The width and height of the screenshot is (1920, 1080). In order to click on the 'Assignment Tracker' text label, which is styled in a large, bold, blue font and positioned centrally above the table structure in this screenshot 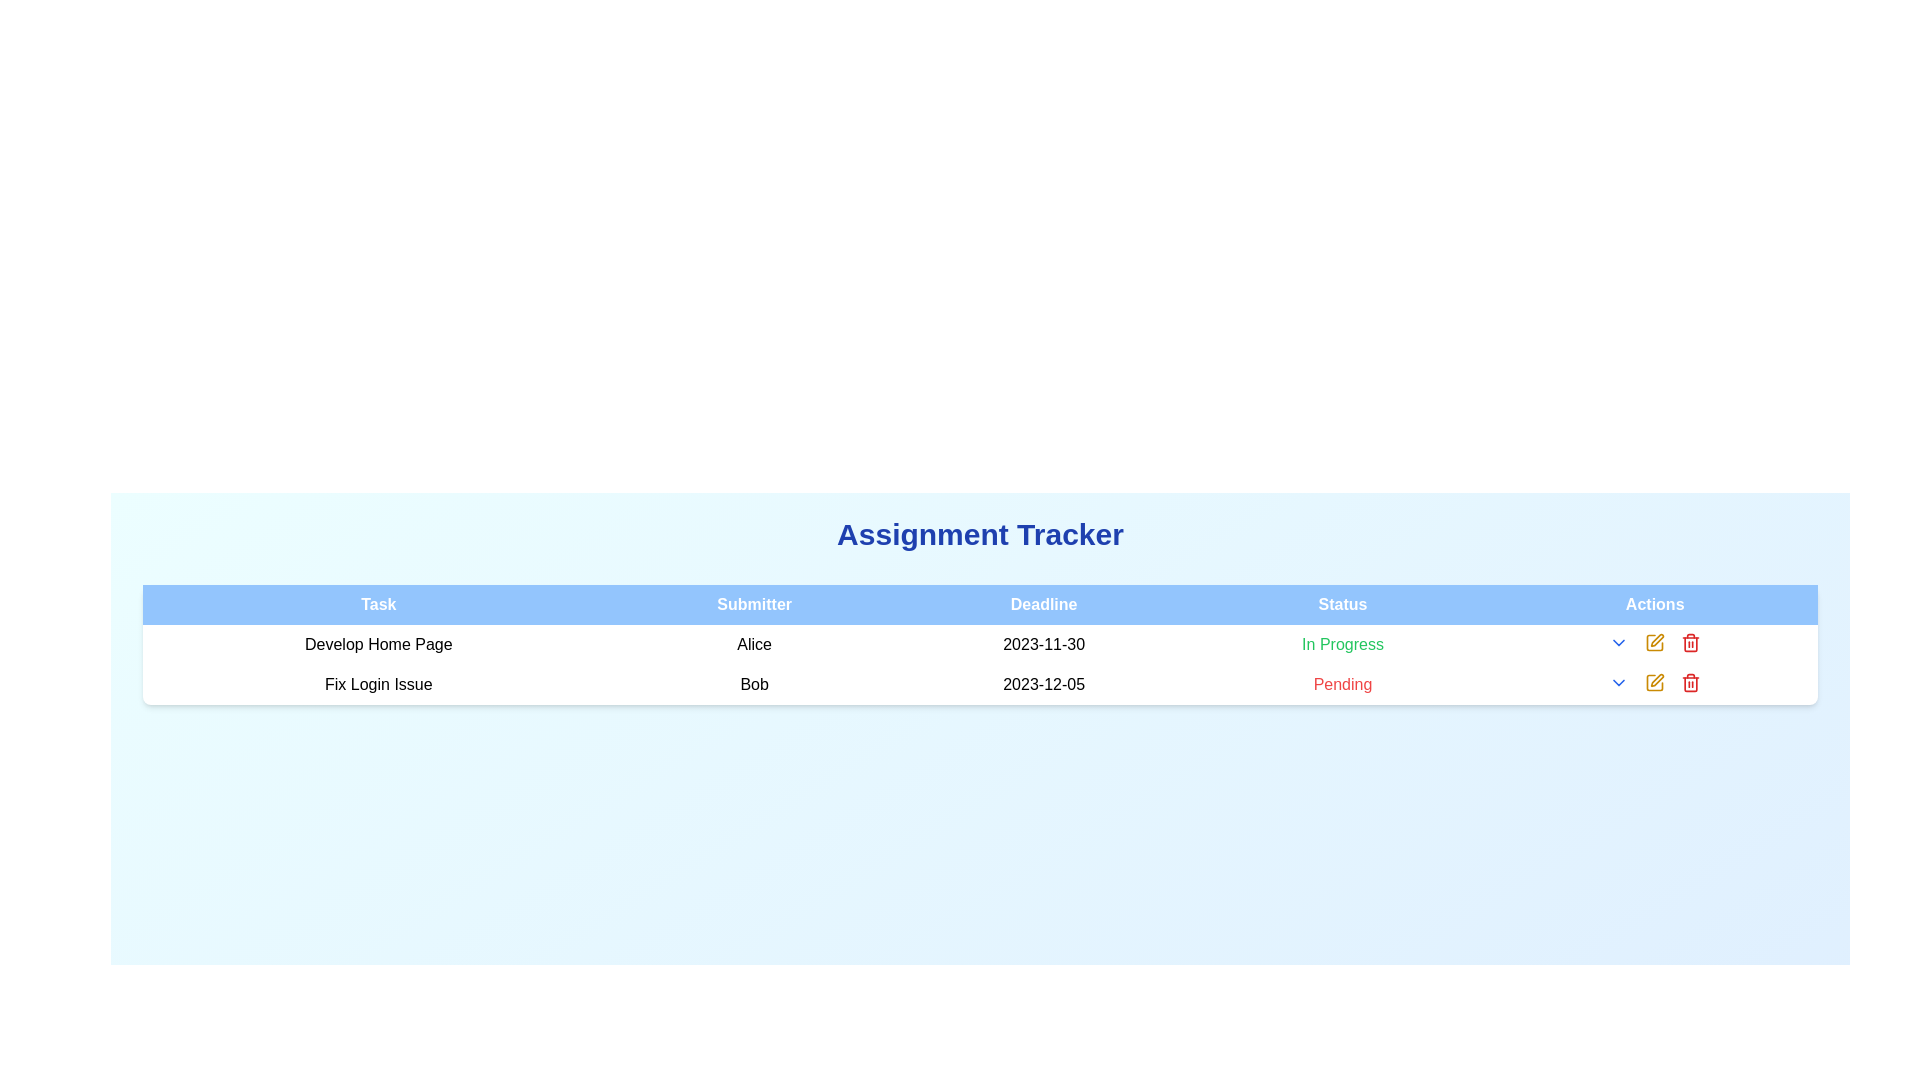, I will do `click(980, 534)`.